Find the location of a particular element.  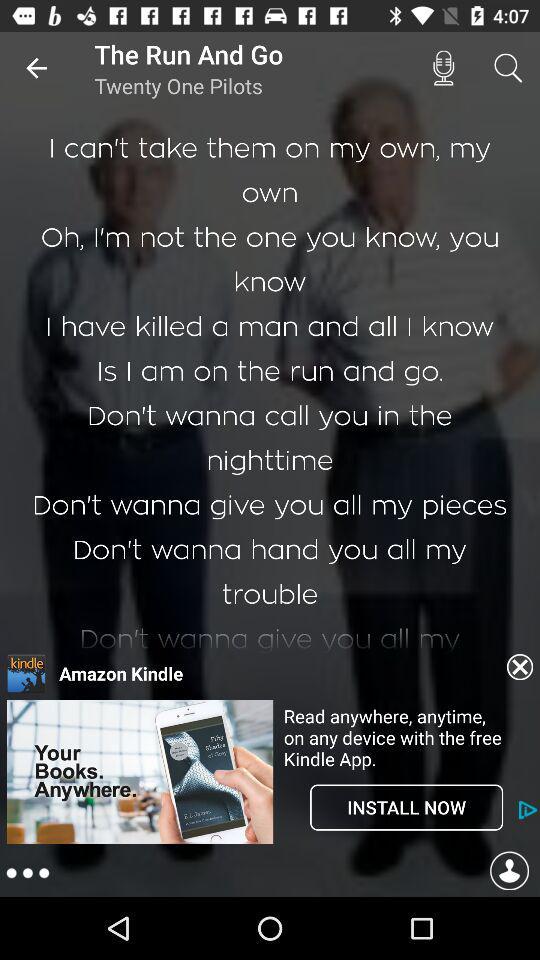

click on advertisement is located at coordinates (139, 841).